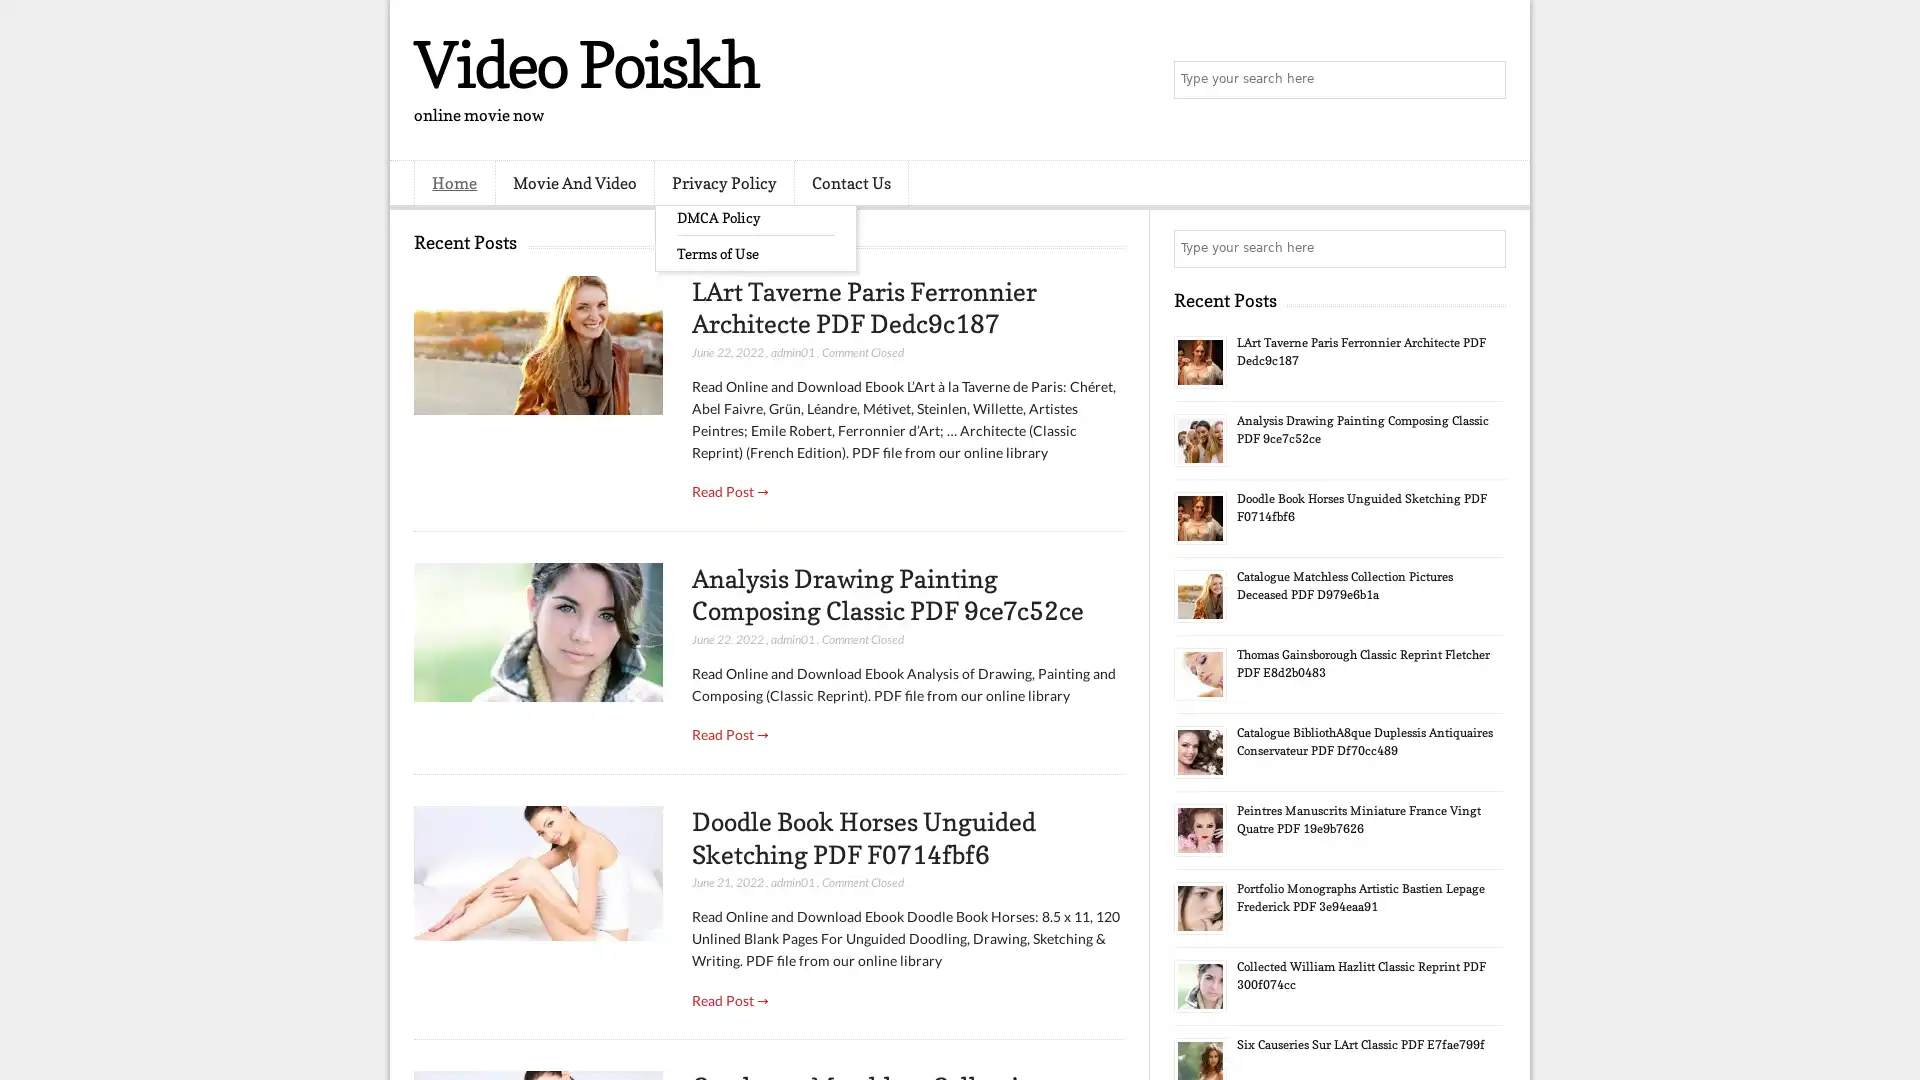 This screenshot has height=1080, width=1920. Describe the element at coordinates (1485, 80) in the screenshot. I see `Search` at that location.